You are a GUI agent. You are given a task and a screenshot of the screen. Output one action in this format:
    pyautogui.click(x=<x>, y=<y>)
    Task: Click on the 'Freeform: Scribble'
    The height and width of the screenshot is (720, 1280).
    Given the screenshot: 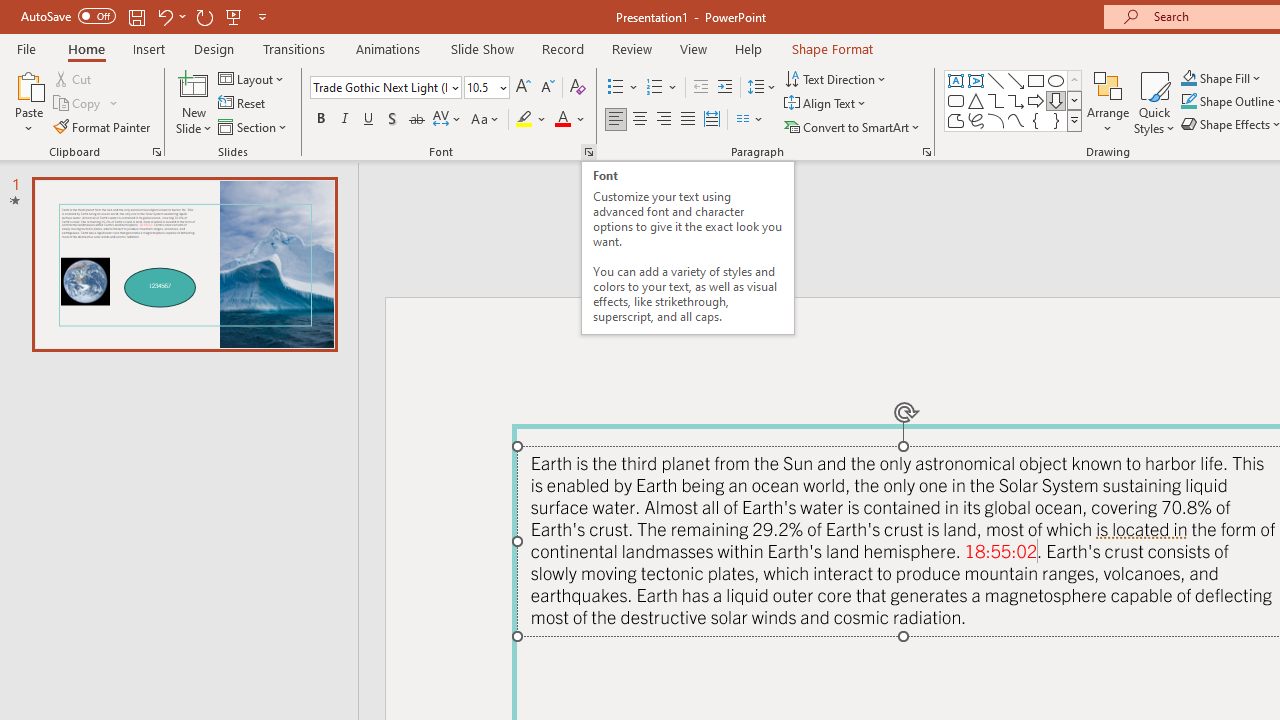 What is the action you would take?
    pyautogui.click(x=976, y=120)
    